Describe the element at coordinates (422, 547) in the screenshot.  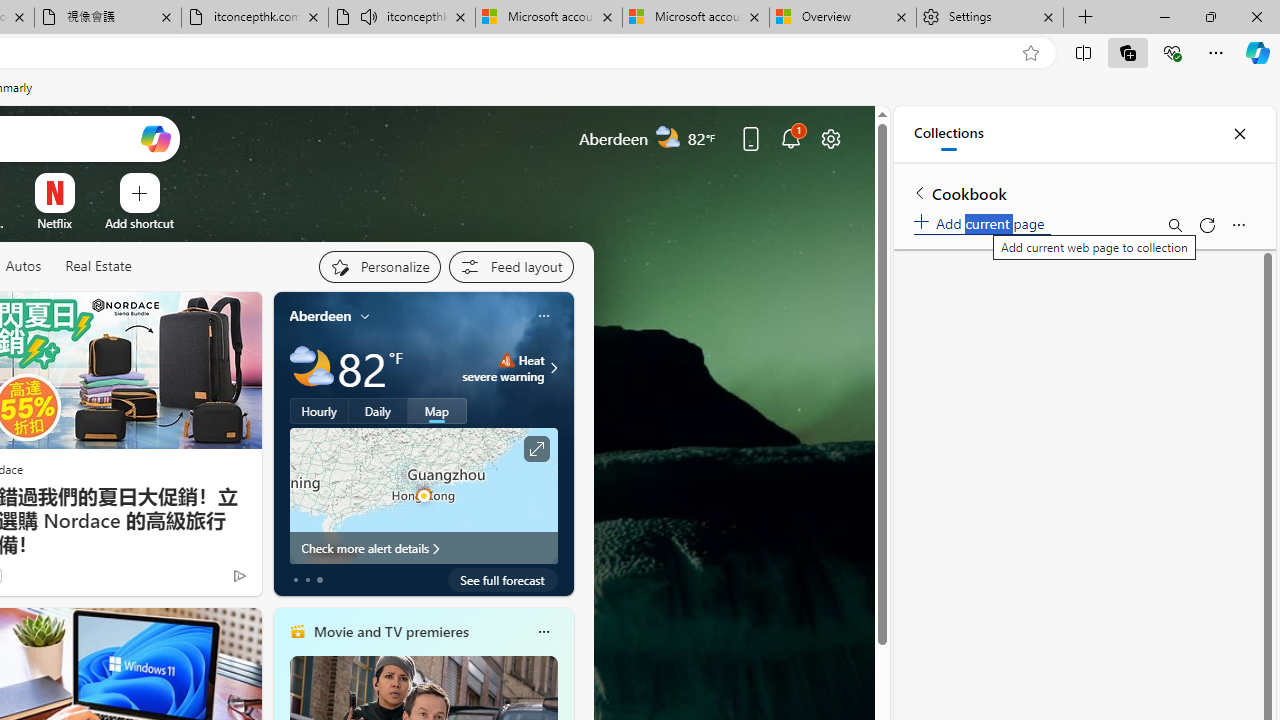
I see `'Check more alert details'` at that location.